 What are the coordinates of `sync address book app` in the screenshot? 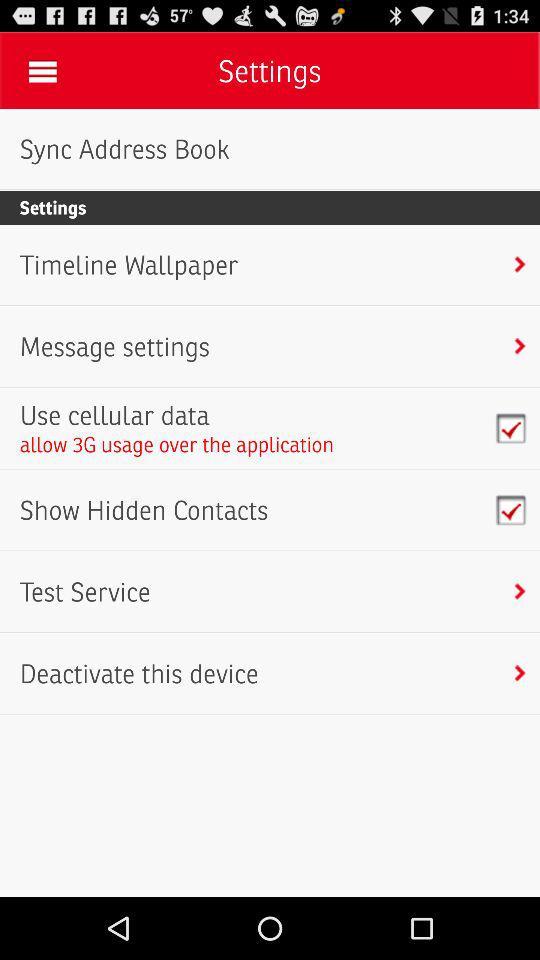 It's located at (124, 148).